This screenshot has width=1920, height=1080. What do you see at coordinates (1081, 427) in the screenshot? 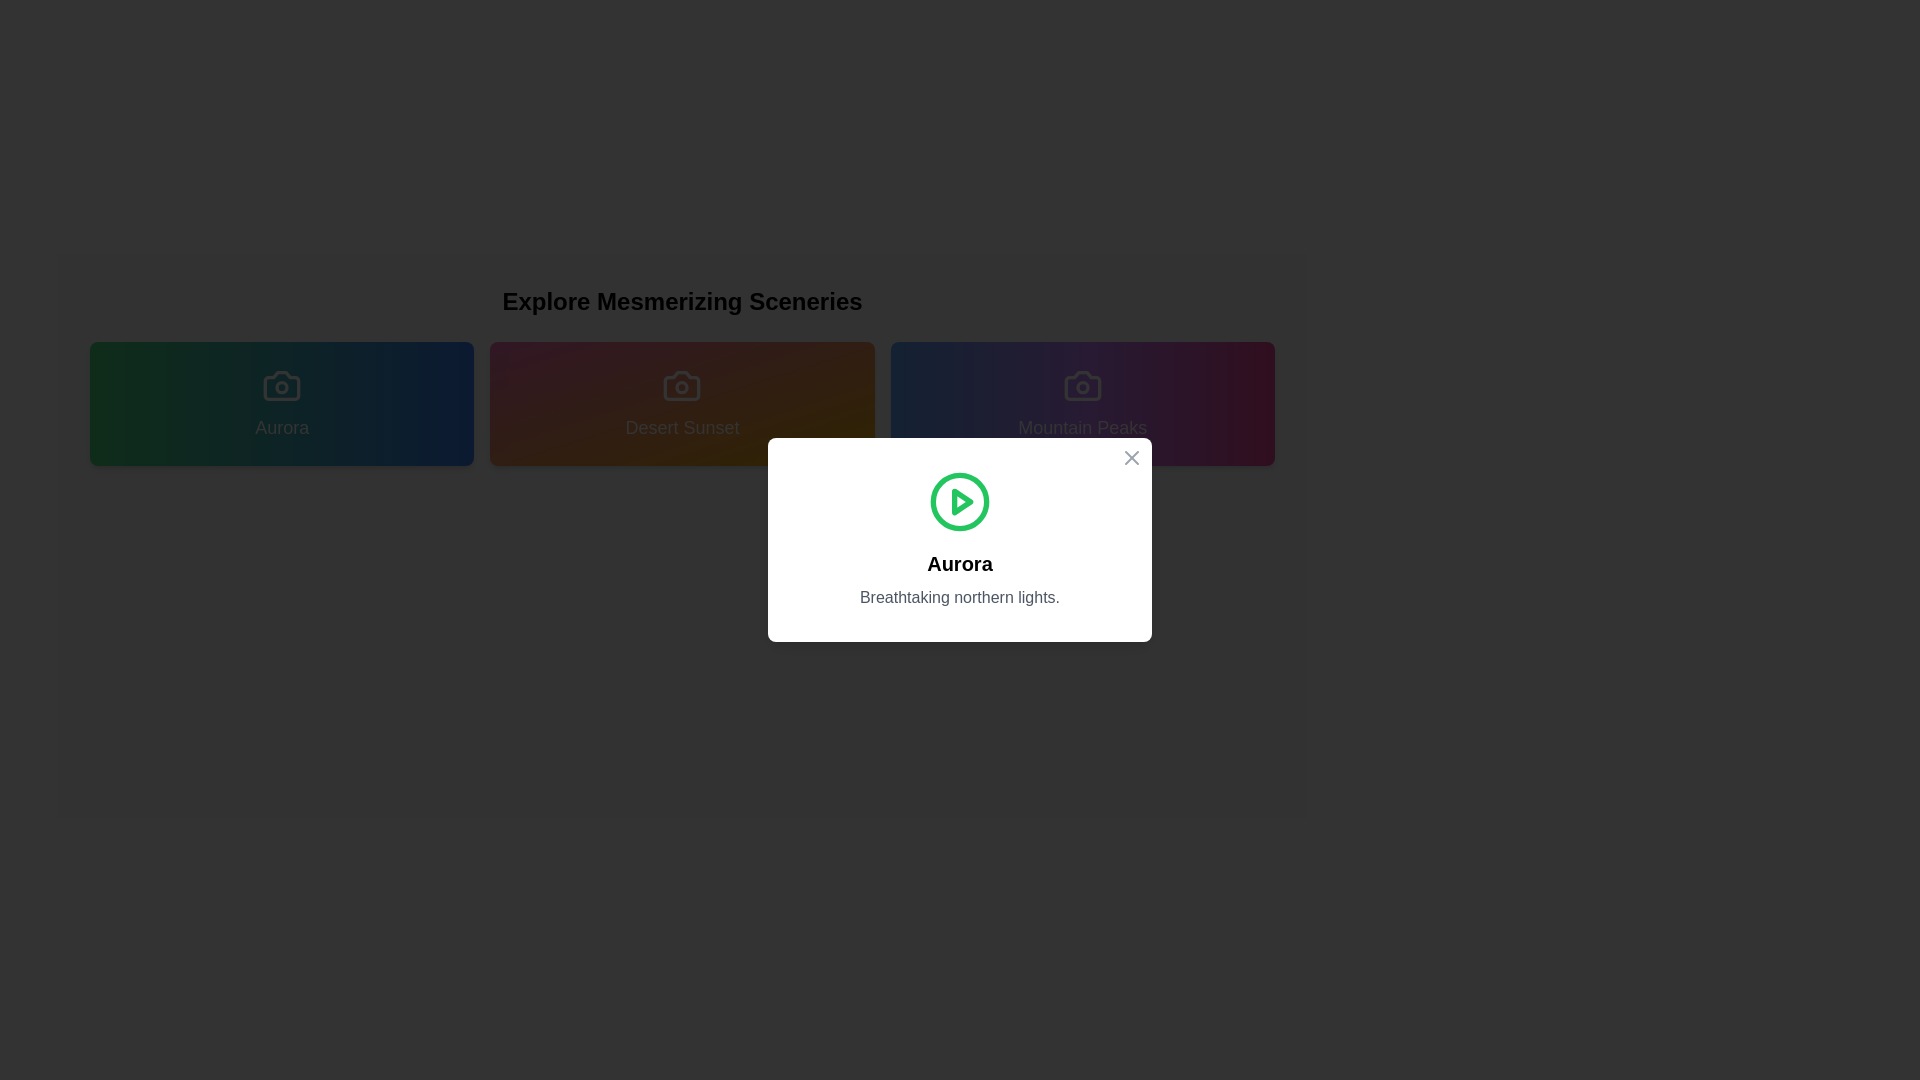
I see `text label indicating the category 'Mountain Peaks' located at the bottom section of the gradient card, positioned below a camera icon` at bounding box center [1081, 427].